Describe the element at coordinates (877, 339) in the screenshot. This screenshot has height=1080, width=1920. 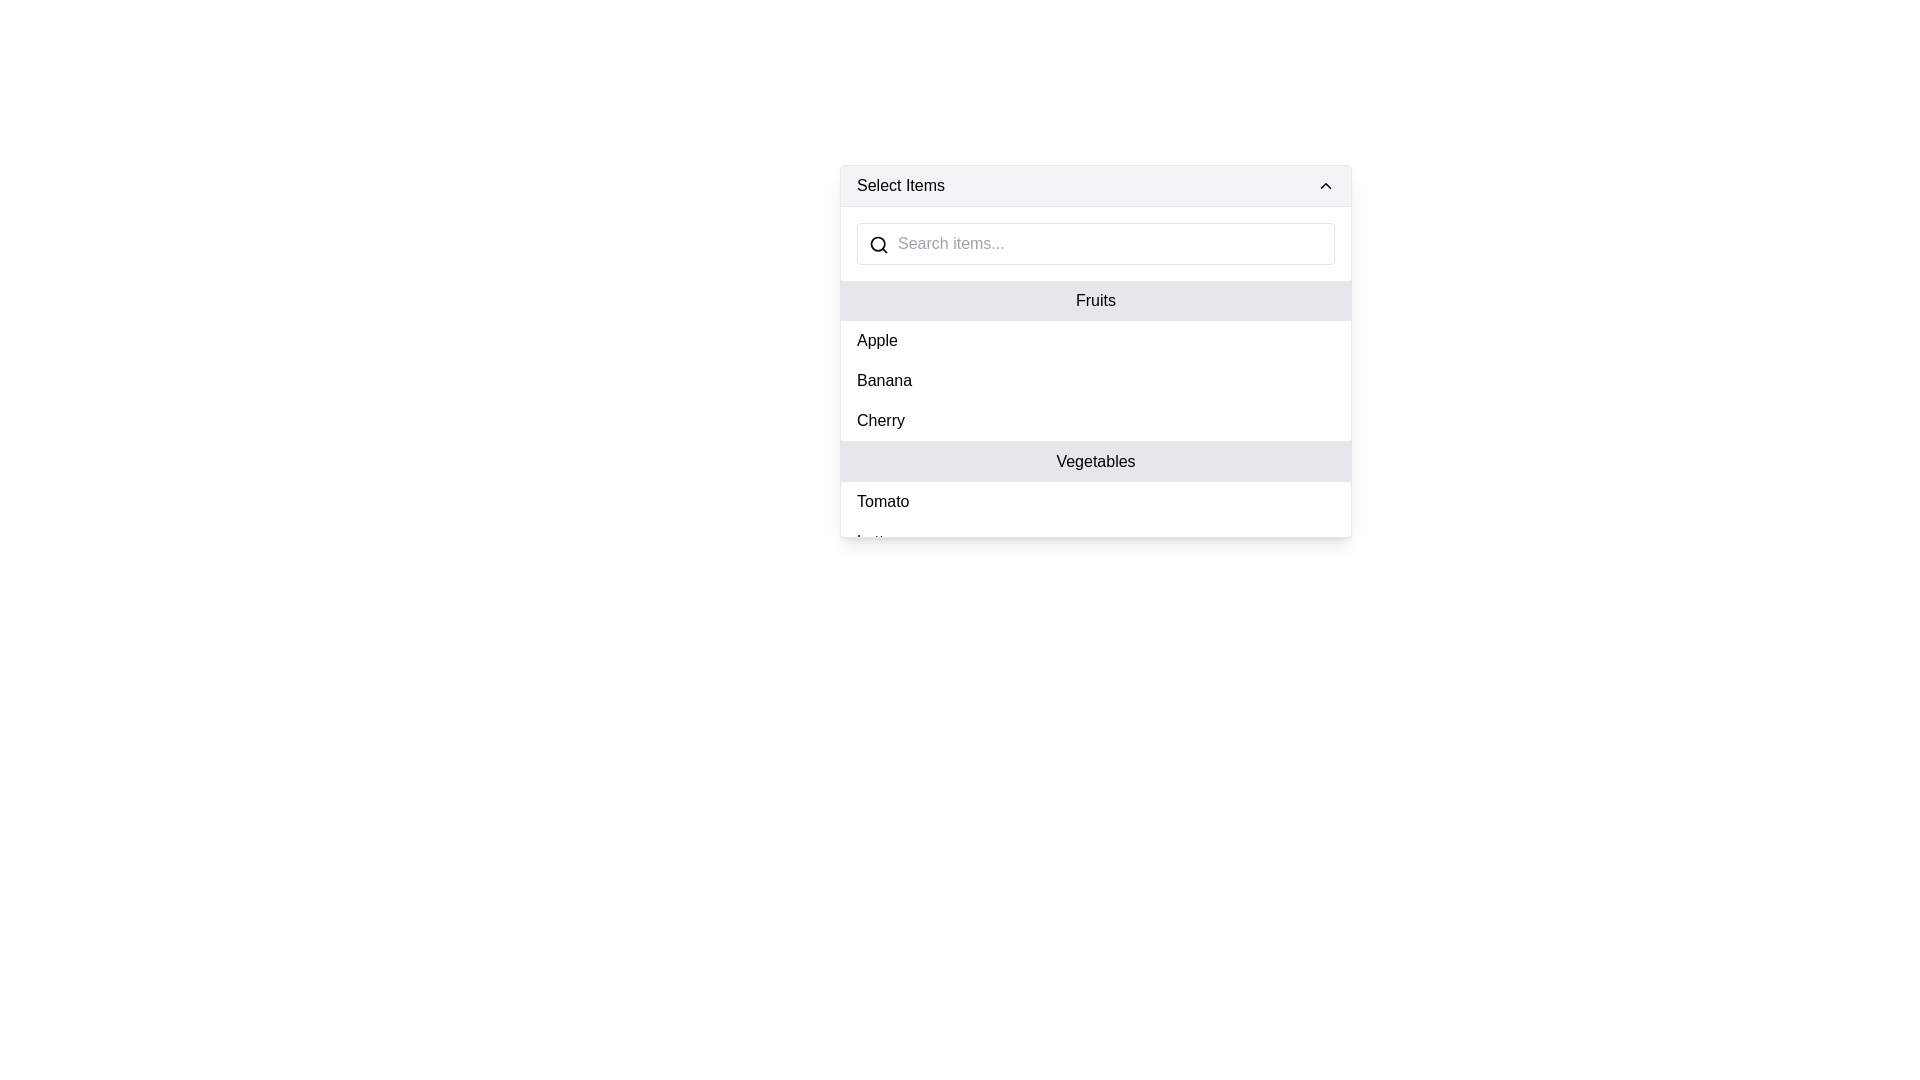
I see `the selectable list item labeled 'Apple'` at that location.